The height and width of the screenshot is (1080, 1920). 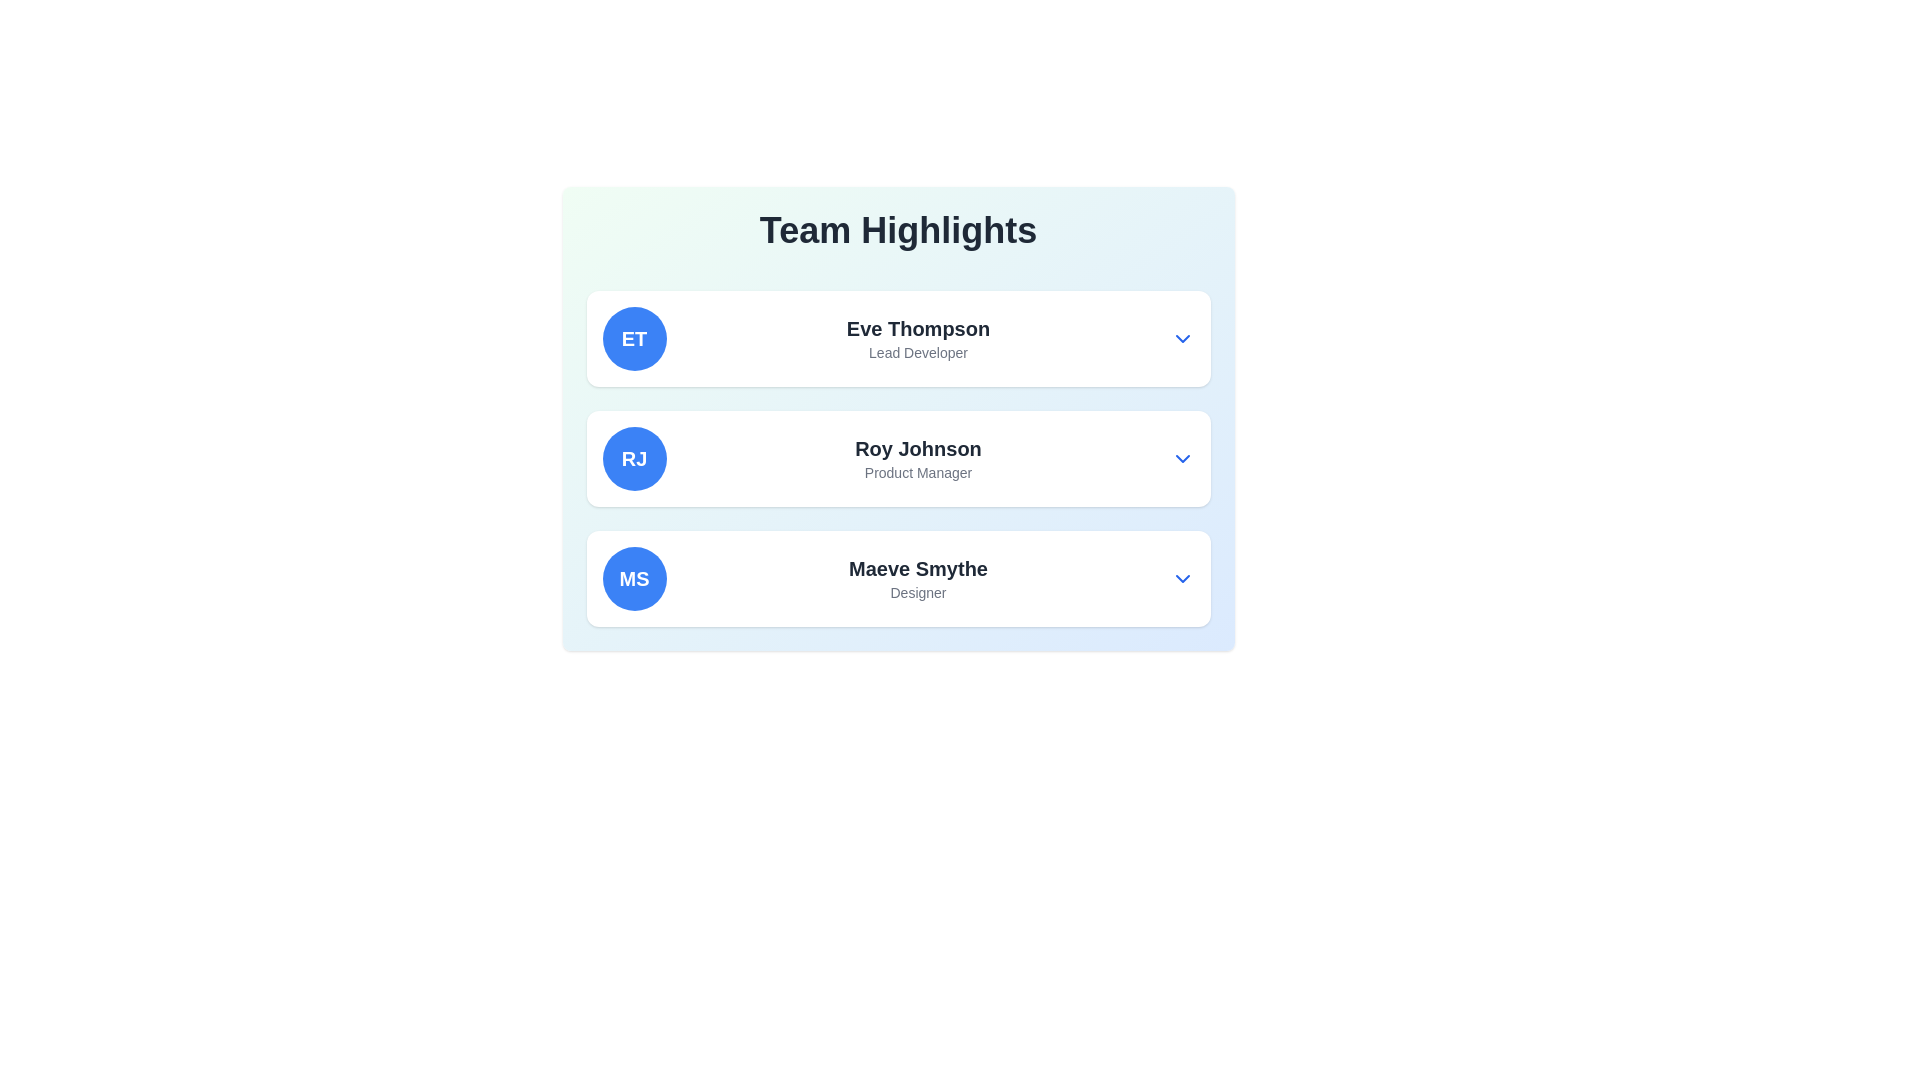 I want to click on the text label displaying 'Roy Johnson' which is part of the second entry in the 'Team Highlights' list, positioned above 'Product Manager' and aligned with the 'RJ' avatar, so click(x=917, y=447).